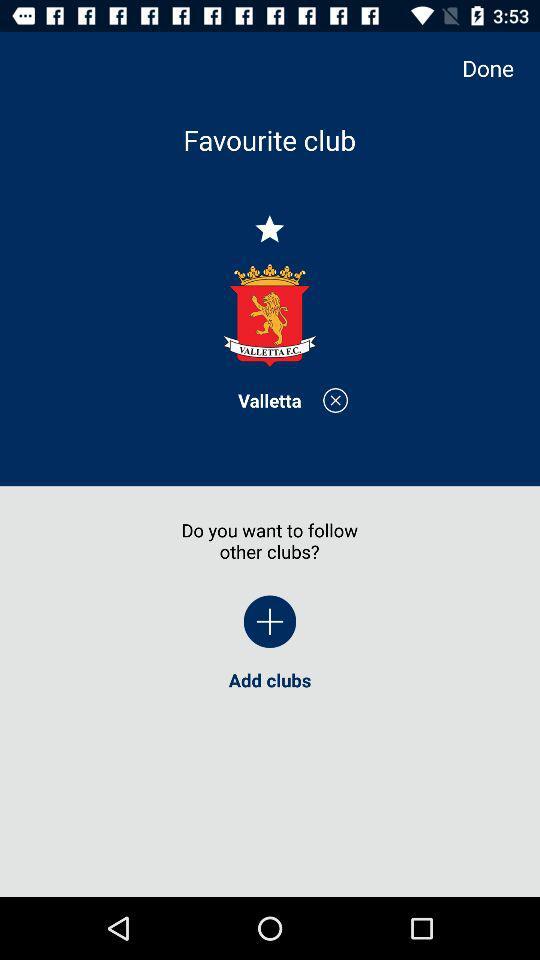  What do you see at coordinates (269, 399) in the screenshot?
I see `valletta icon` at bounding box center [269, 399].